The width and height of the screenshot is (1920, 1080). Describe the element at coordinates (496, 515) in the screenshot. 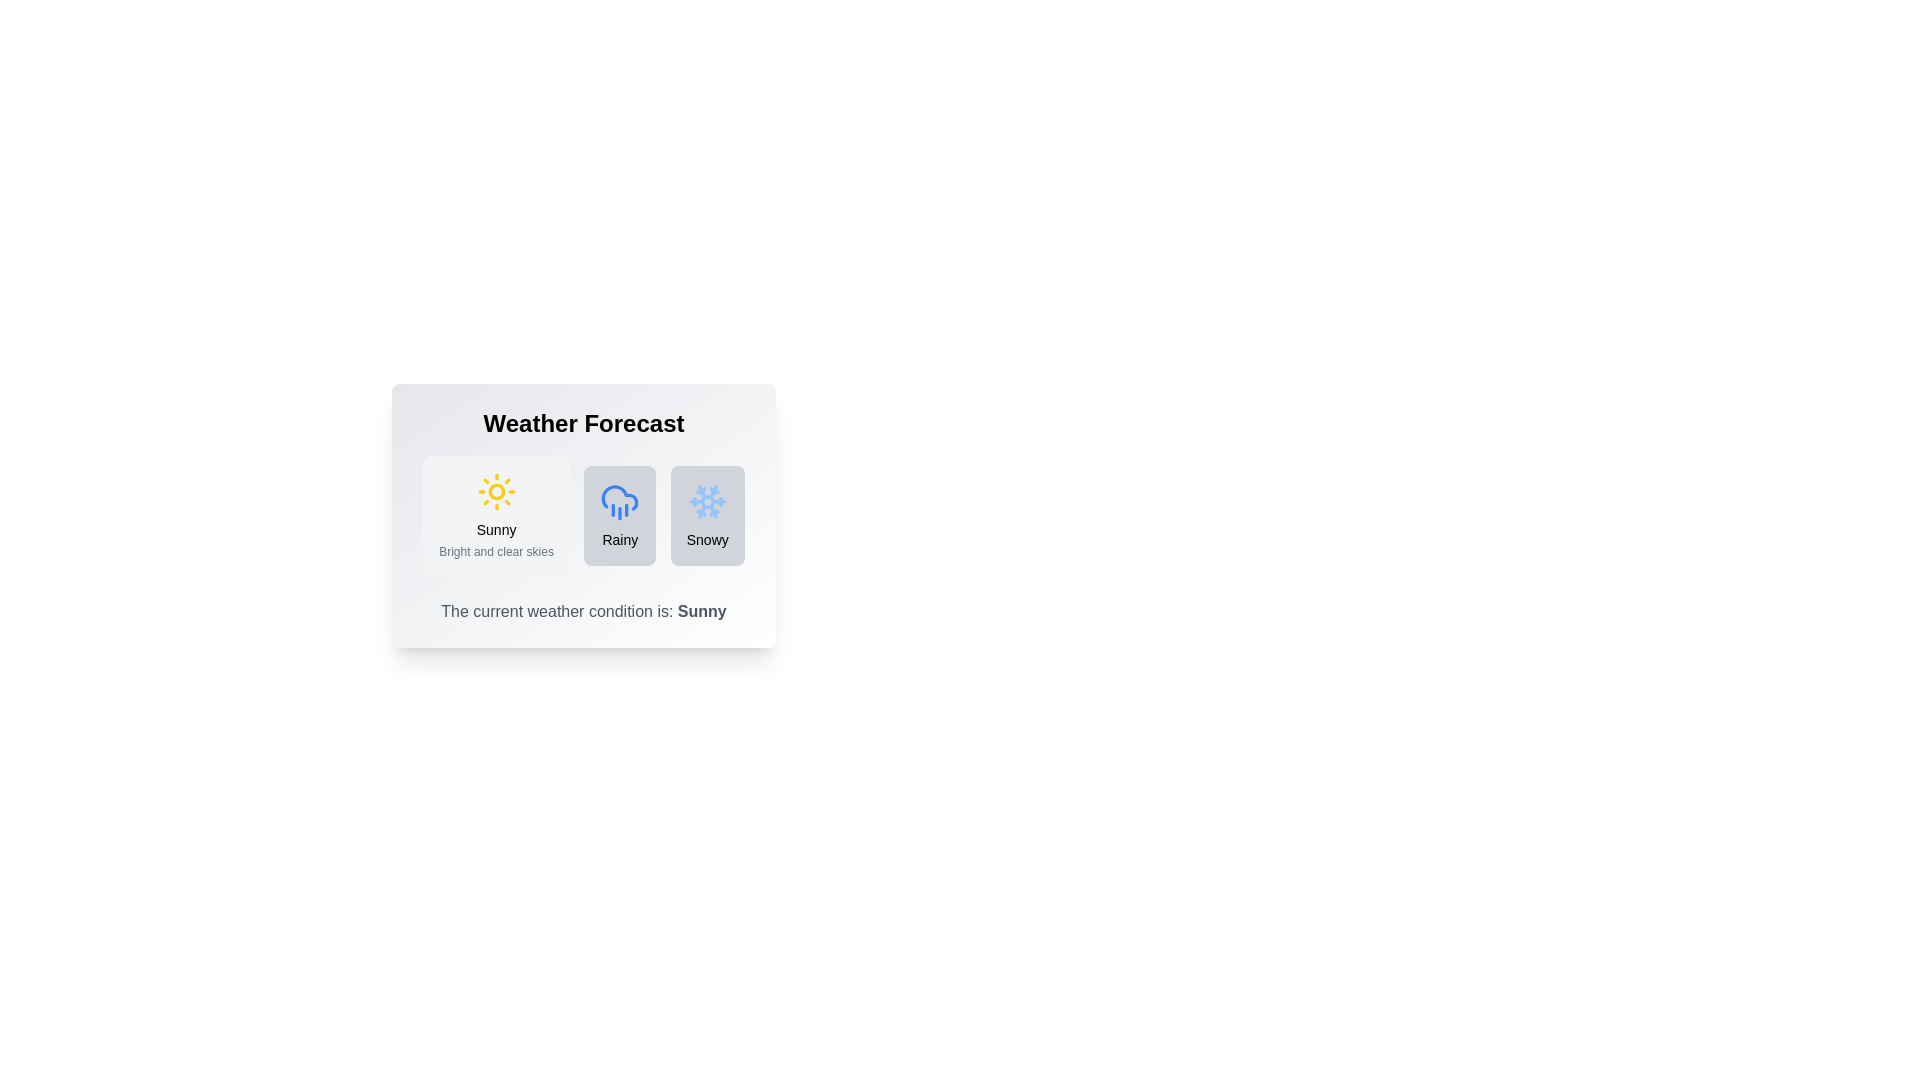

I see `the weather condition button corresponding to Sunny` at that location.